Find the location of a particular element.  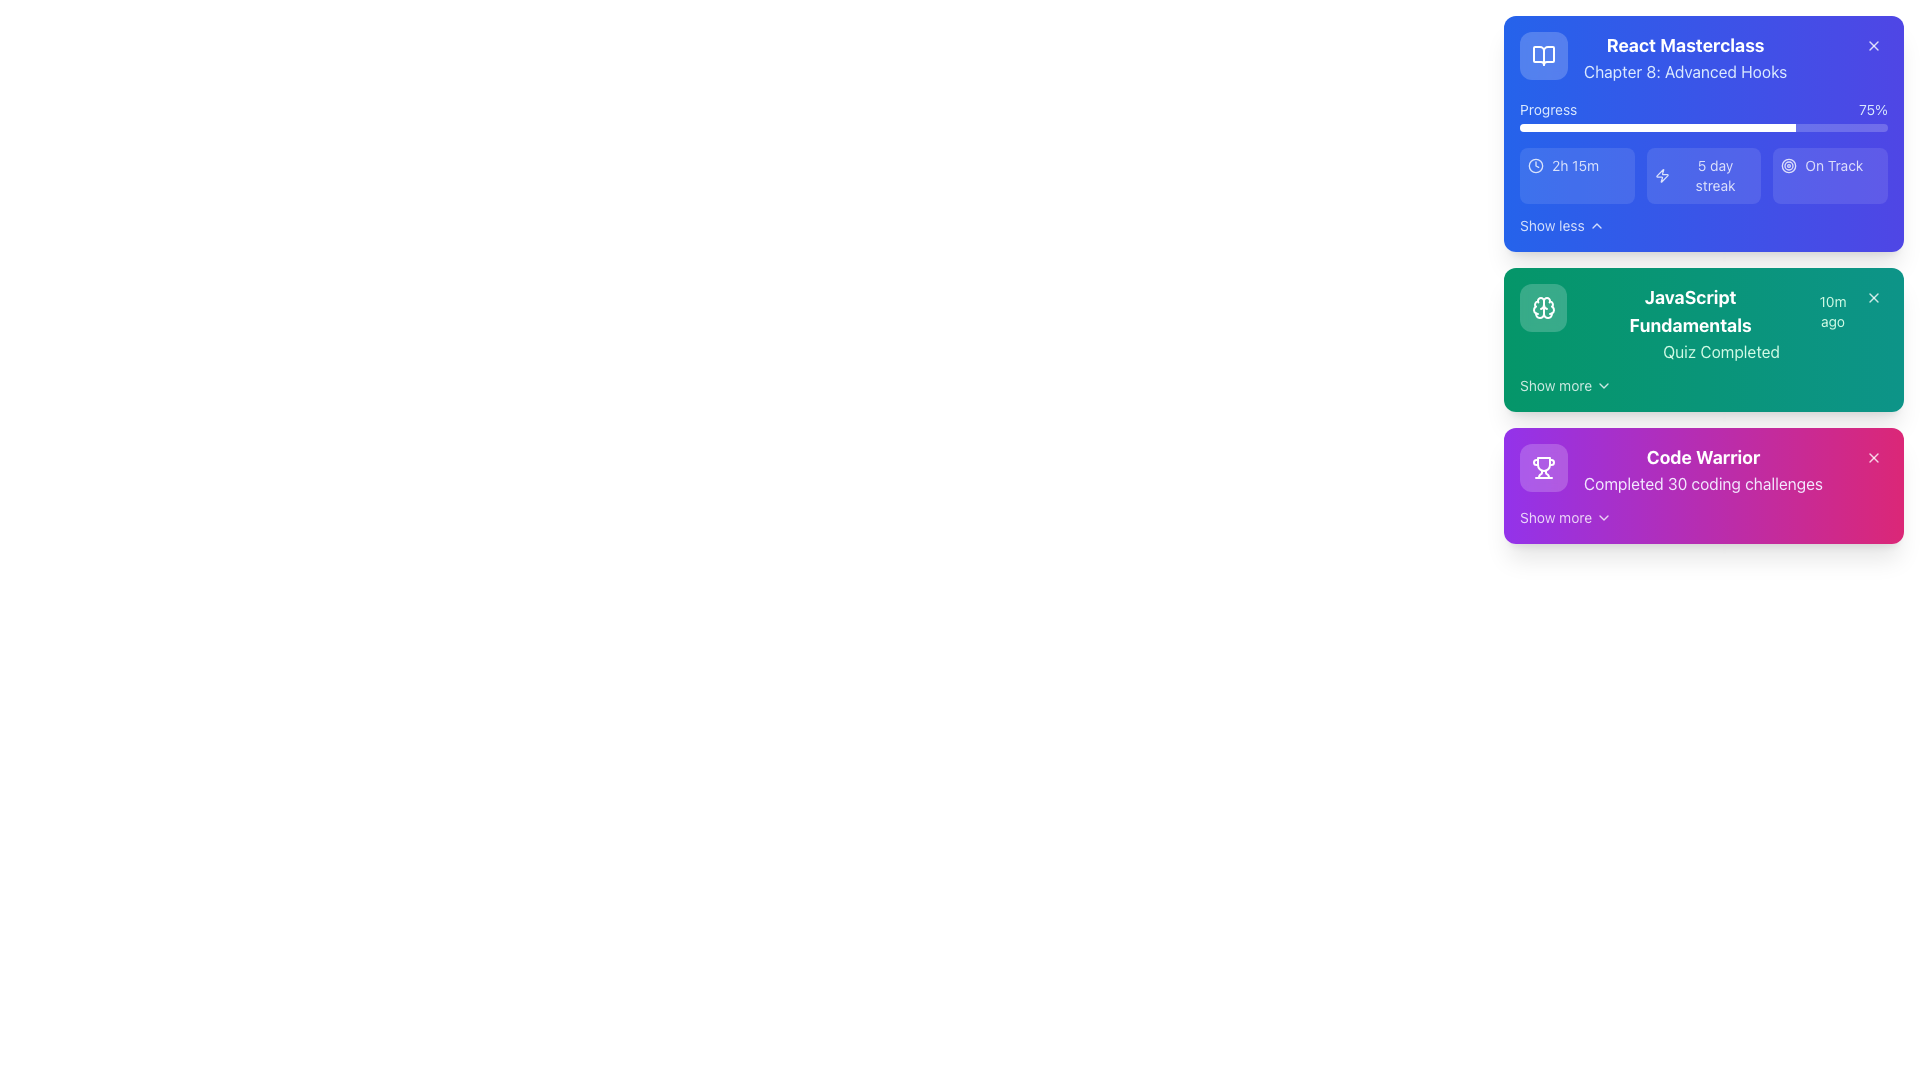

the timestamp Text Label located in the upper right section of the 'JavaScript Fundamentals' card, positioned to the right of the title and above the 'Quiz Completed' text is located at coordinates (1833, 312).